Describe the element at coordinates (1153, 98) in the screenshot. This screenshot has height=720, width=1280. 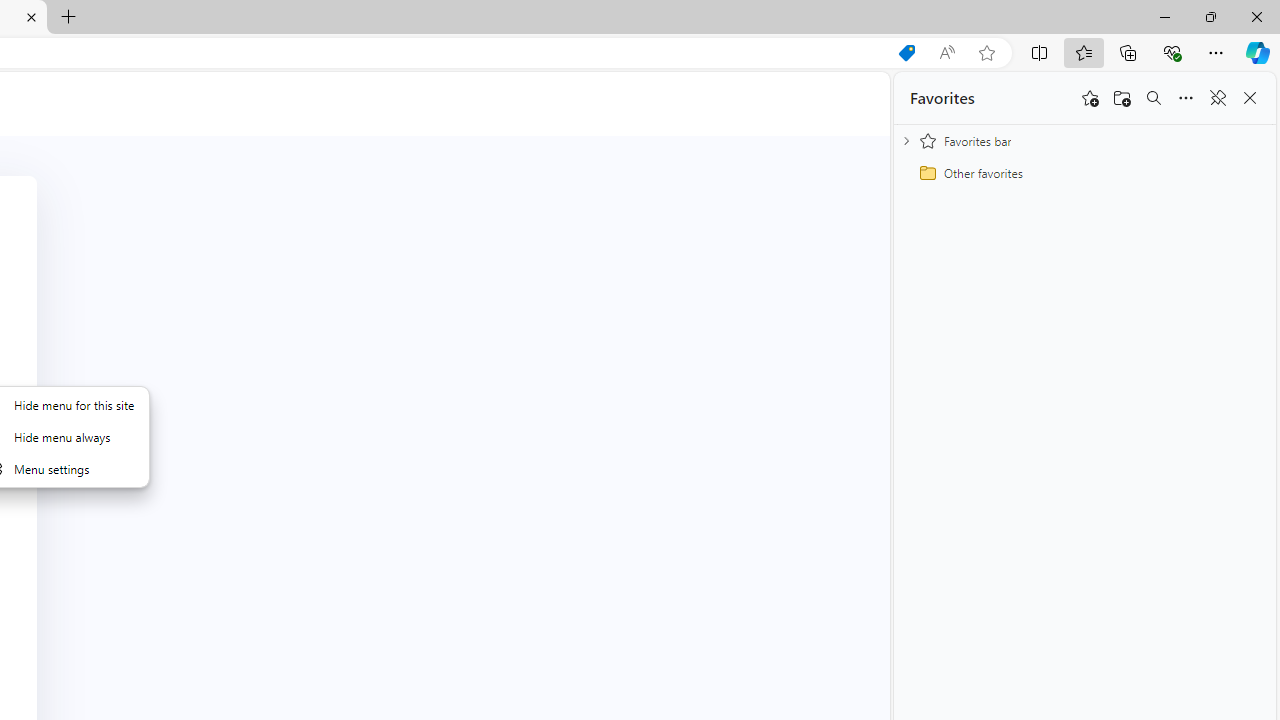
I see `'Search favorites'` at that location.